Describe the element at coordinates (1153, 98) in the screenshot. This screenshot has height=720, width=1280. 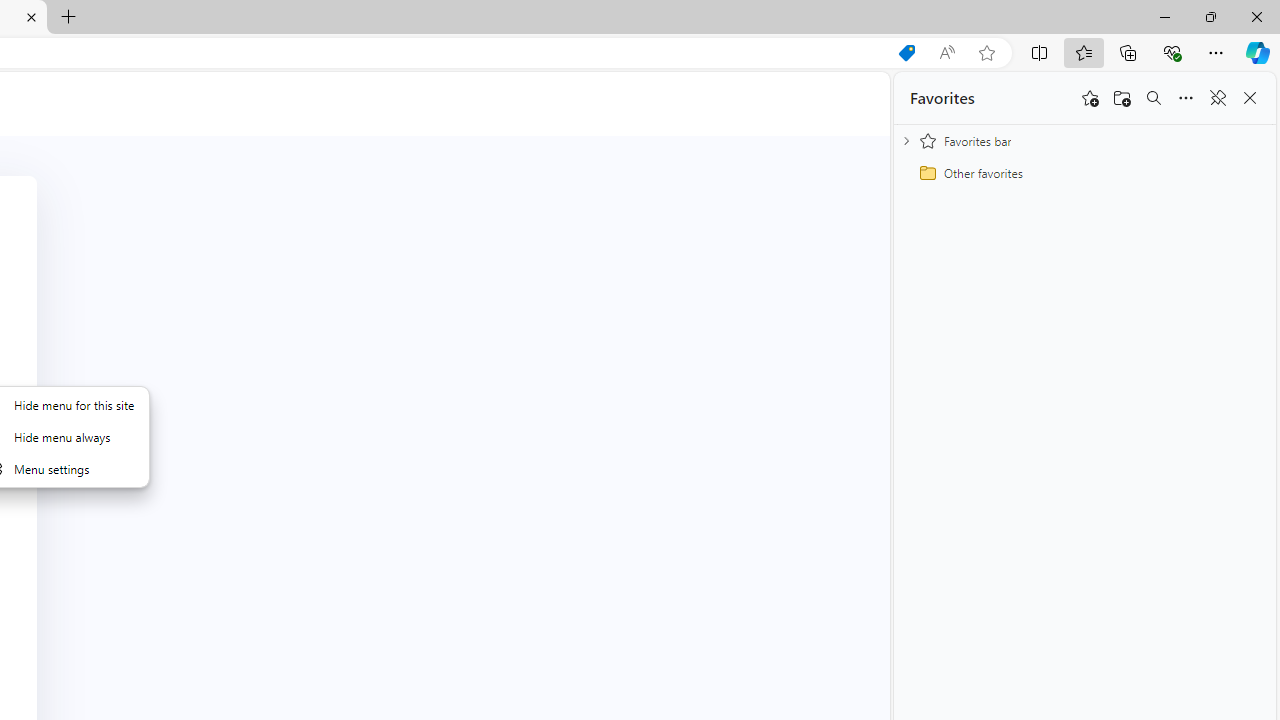
I see `'Search favorites'` at that location.